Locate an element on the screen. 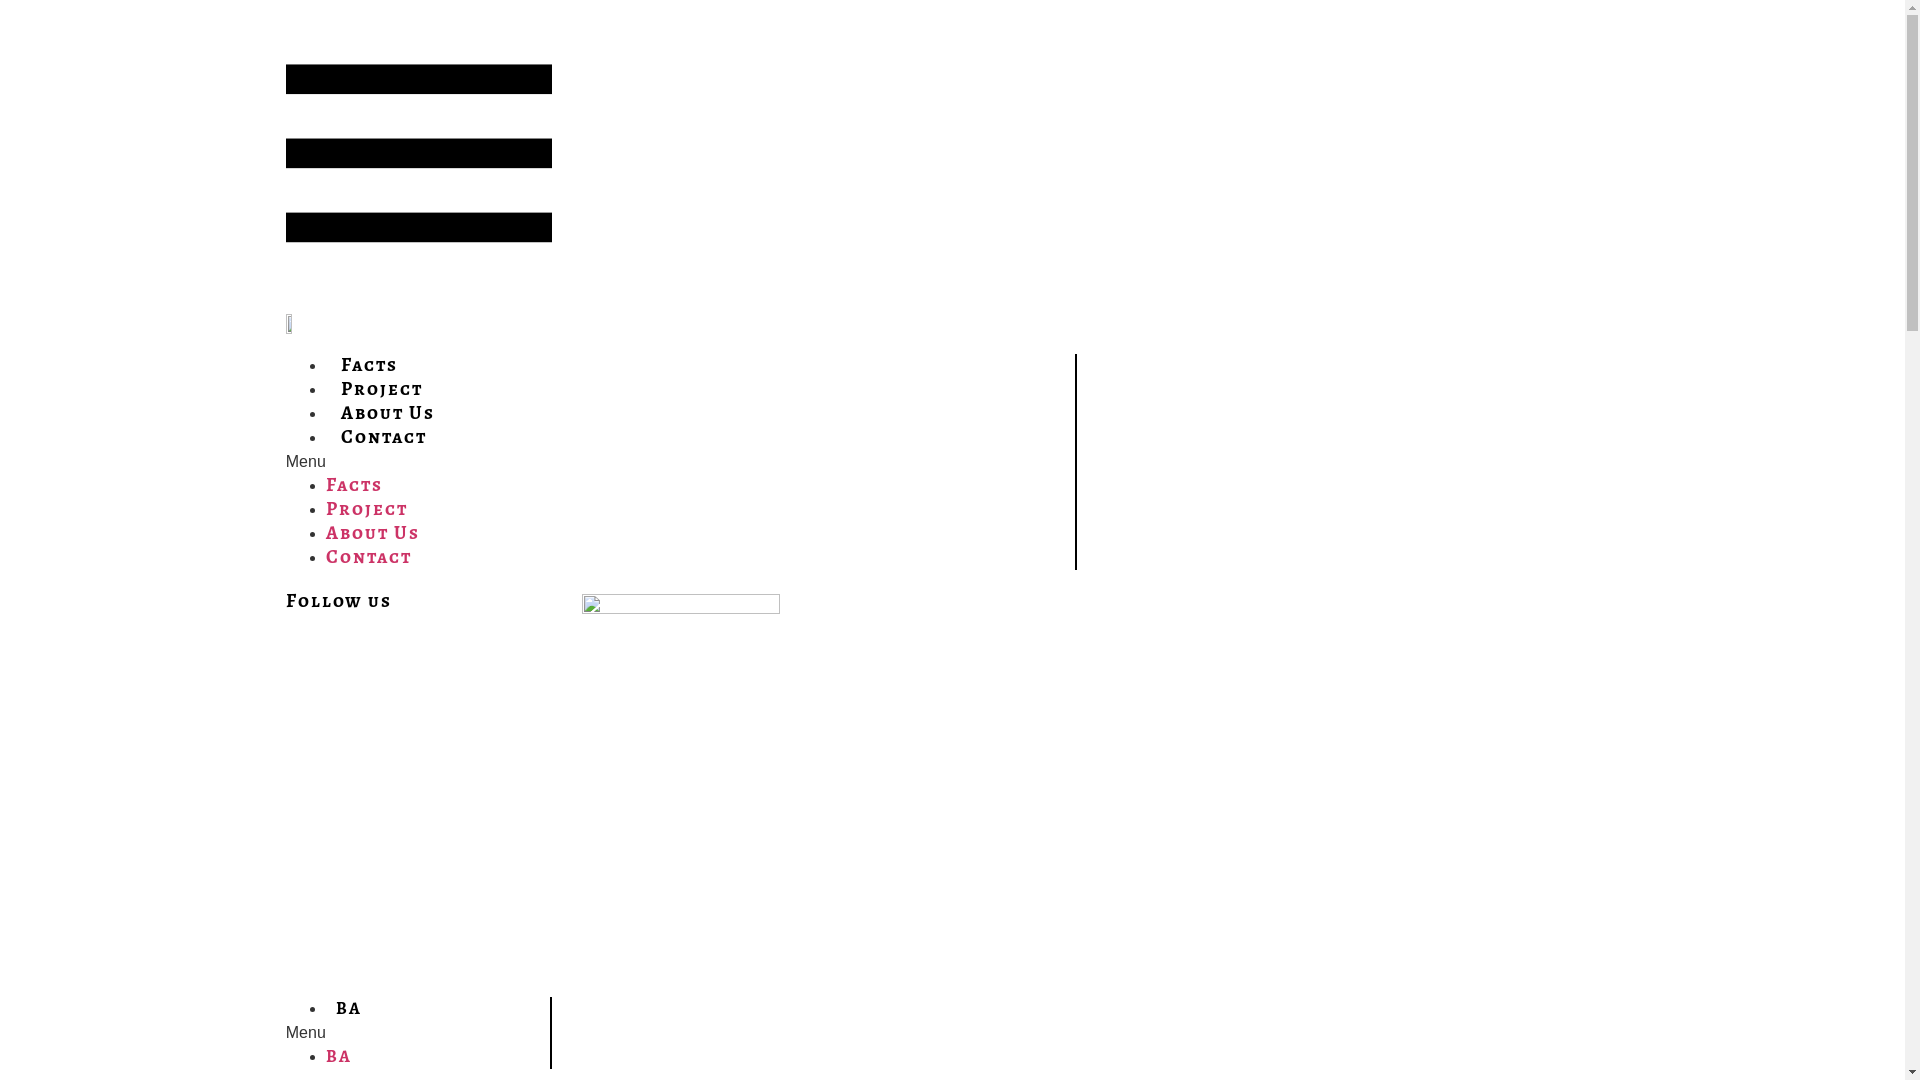 The image size is (1920, 1080). 'Project' is located at coordinates (382, 388).